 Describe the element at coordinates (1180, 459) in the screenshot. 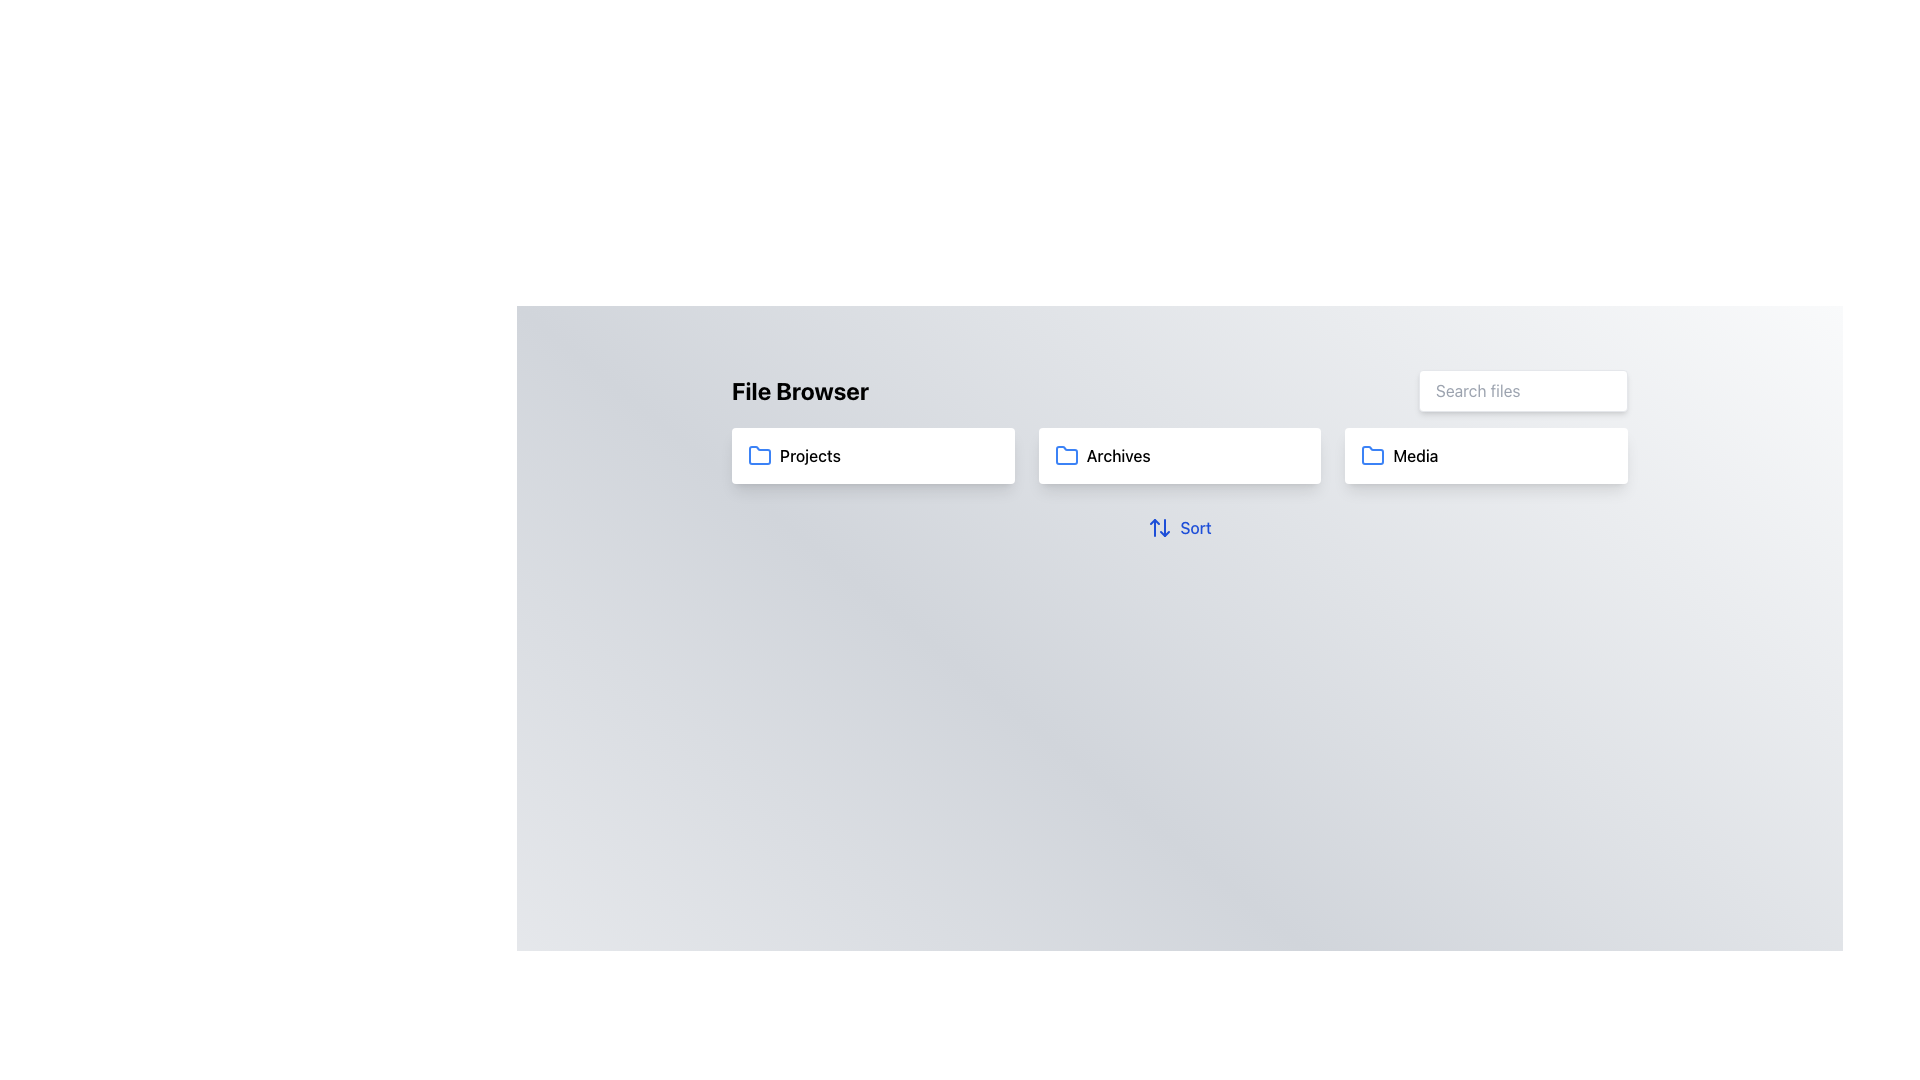

I see `the 'Archives' card in the file management interface` at that location.